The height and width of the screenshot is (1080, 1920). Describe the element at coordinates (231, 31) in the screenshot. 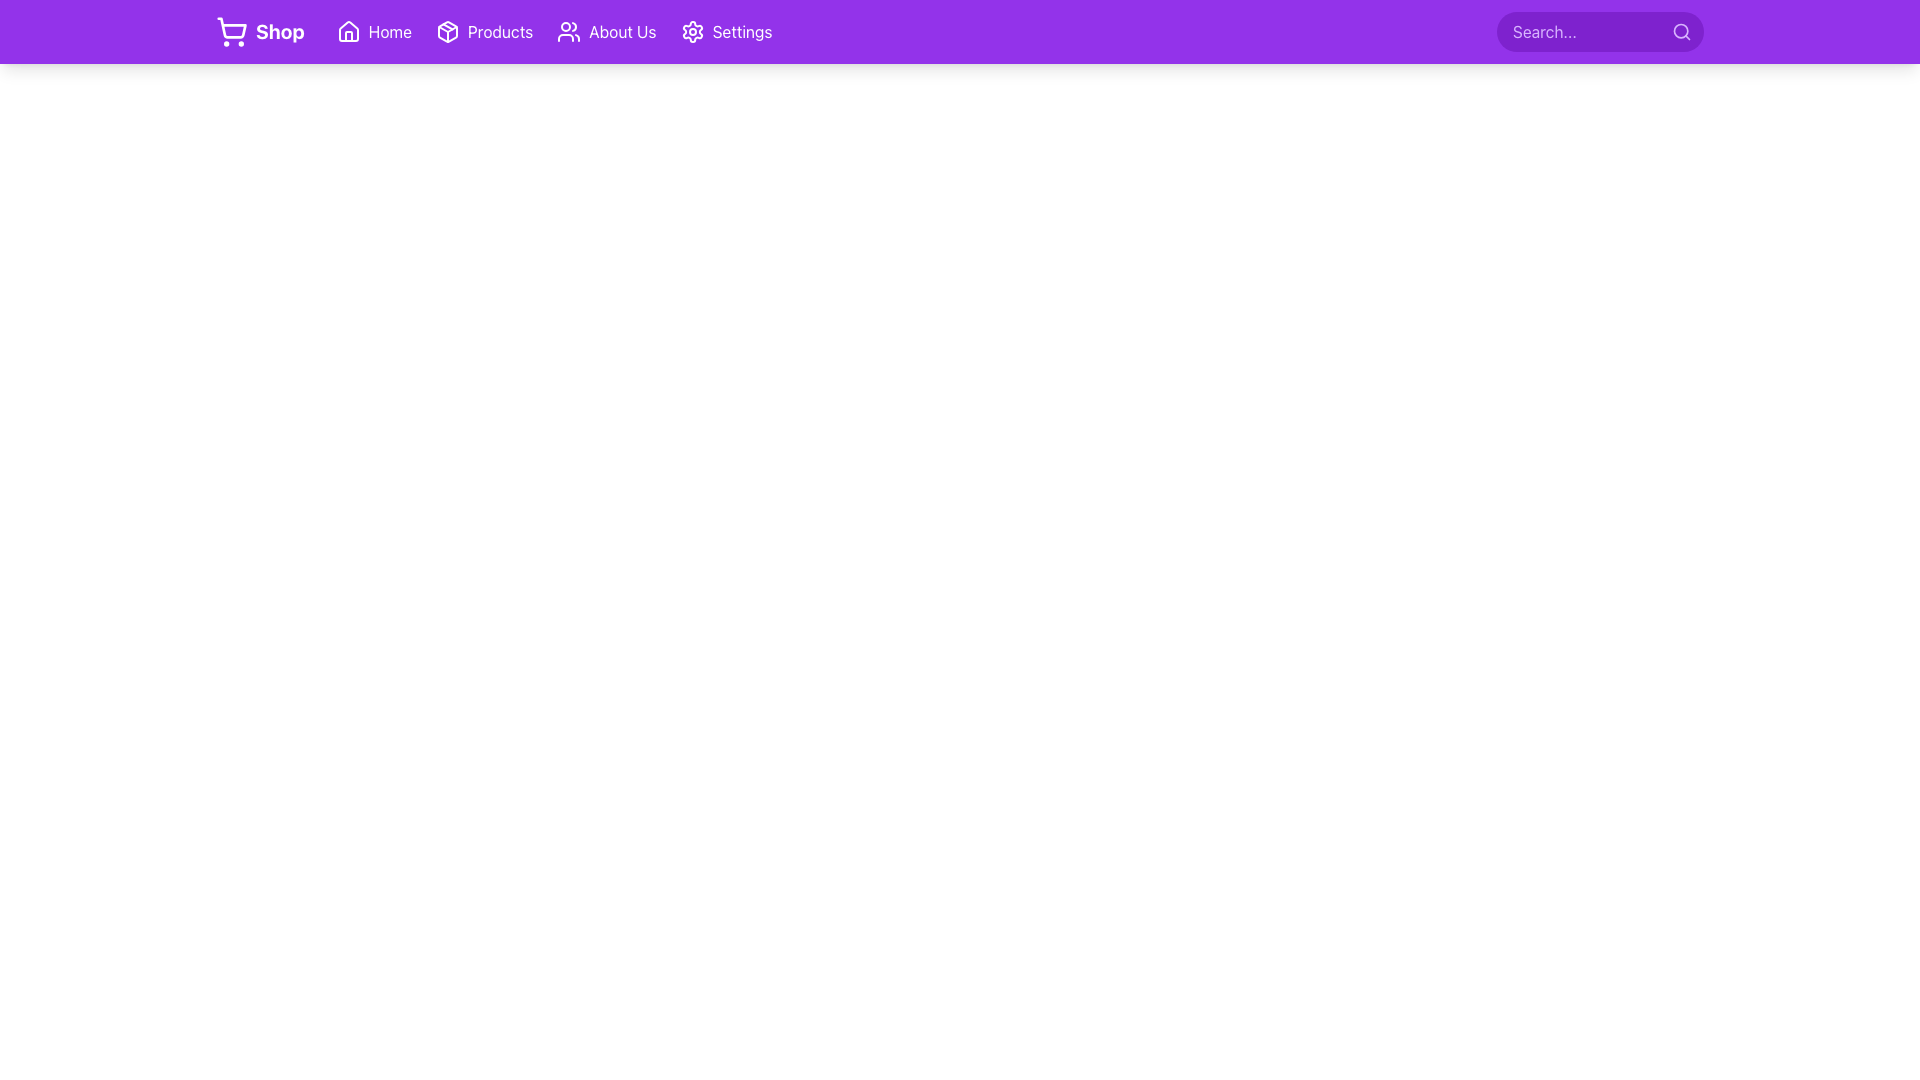

I see `the shopping cart icon located in the topmost navigation bar, adjacent to the 'Shop' text` at that location.